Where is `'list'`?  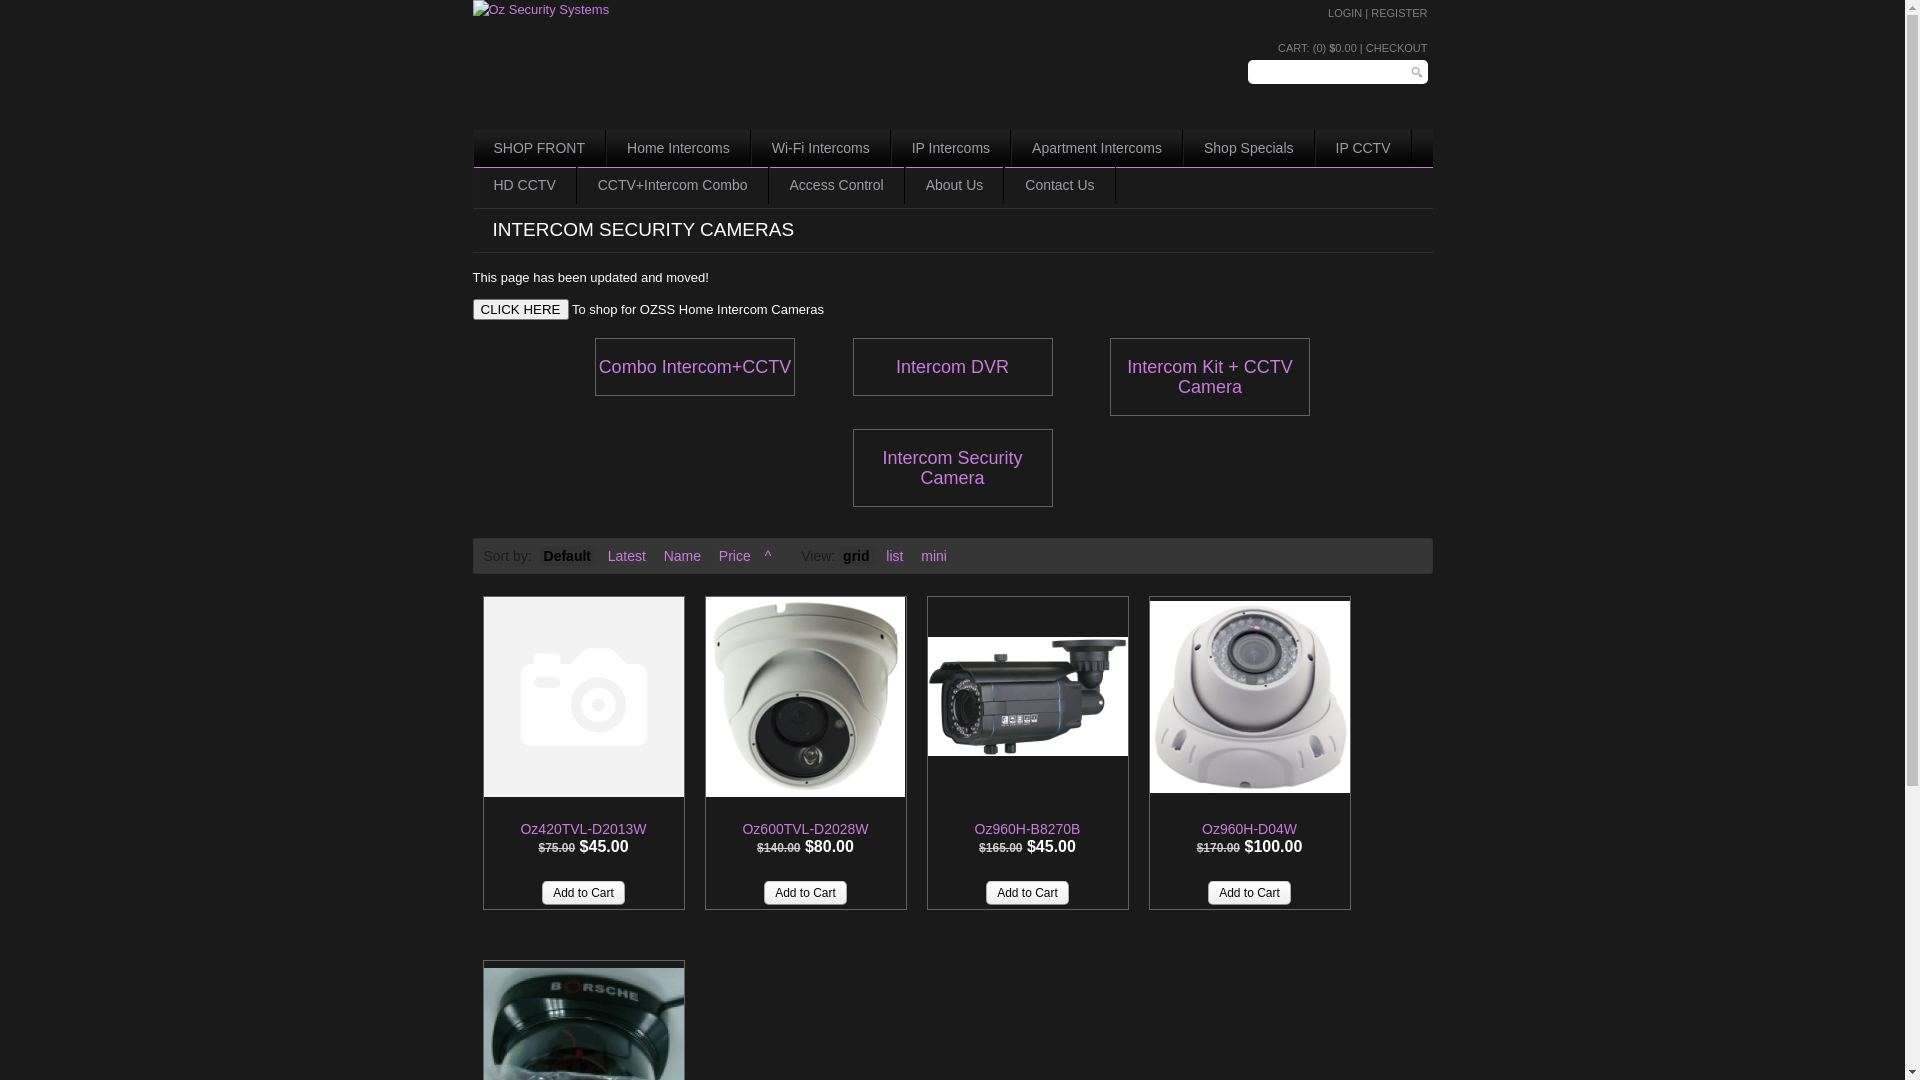
'list' is located at coordinates (880, 555).